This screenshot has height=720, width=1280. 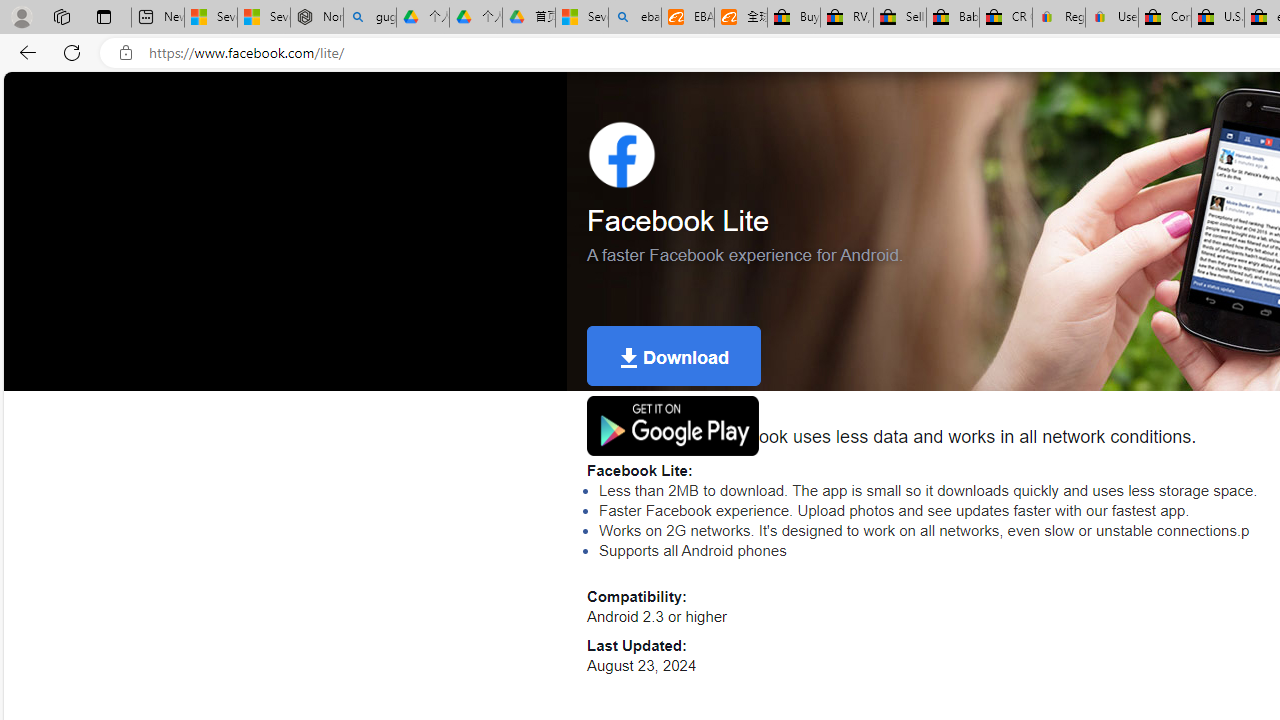 I want to click on 'RV, Trailer & Camper Steps & Ladders for sale | eBay', so click(x=846, y=17).